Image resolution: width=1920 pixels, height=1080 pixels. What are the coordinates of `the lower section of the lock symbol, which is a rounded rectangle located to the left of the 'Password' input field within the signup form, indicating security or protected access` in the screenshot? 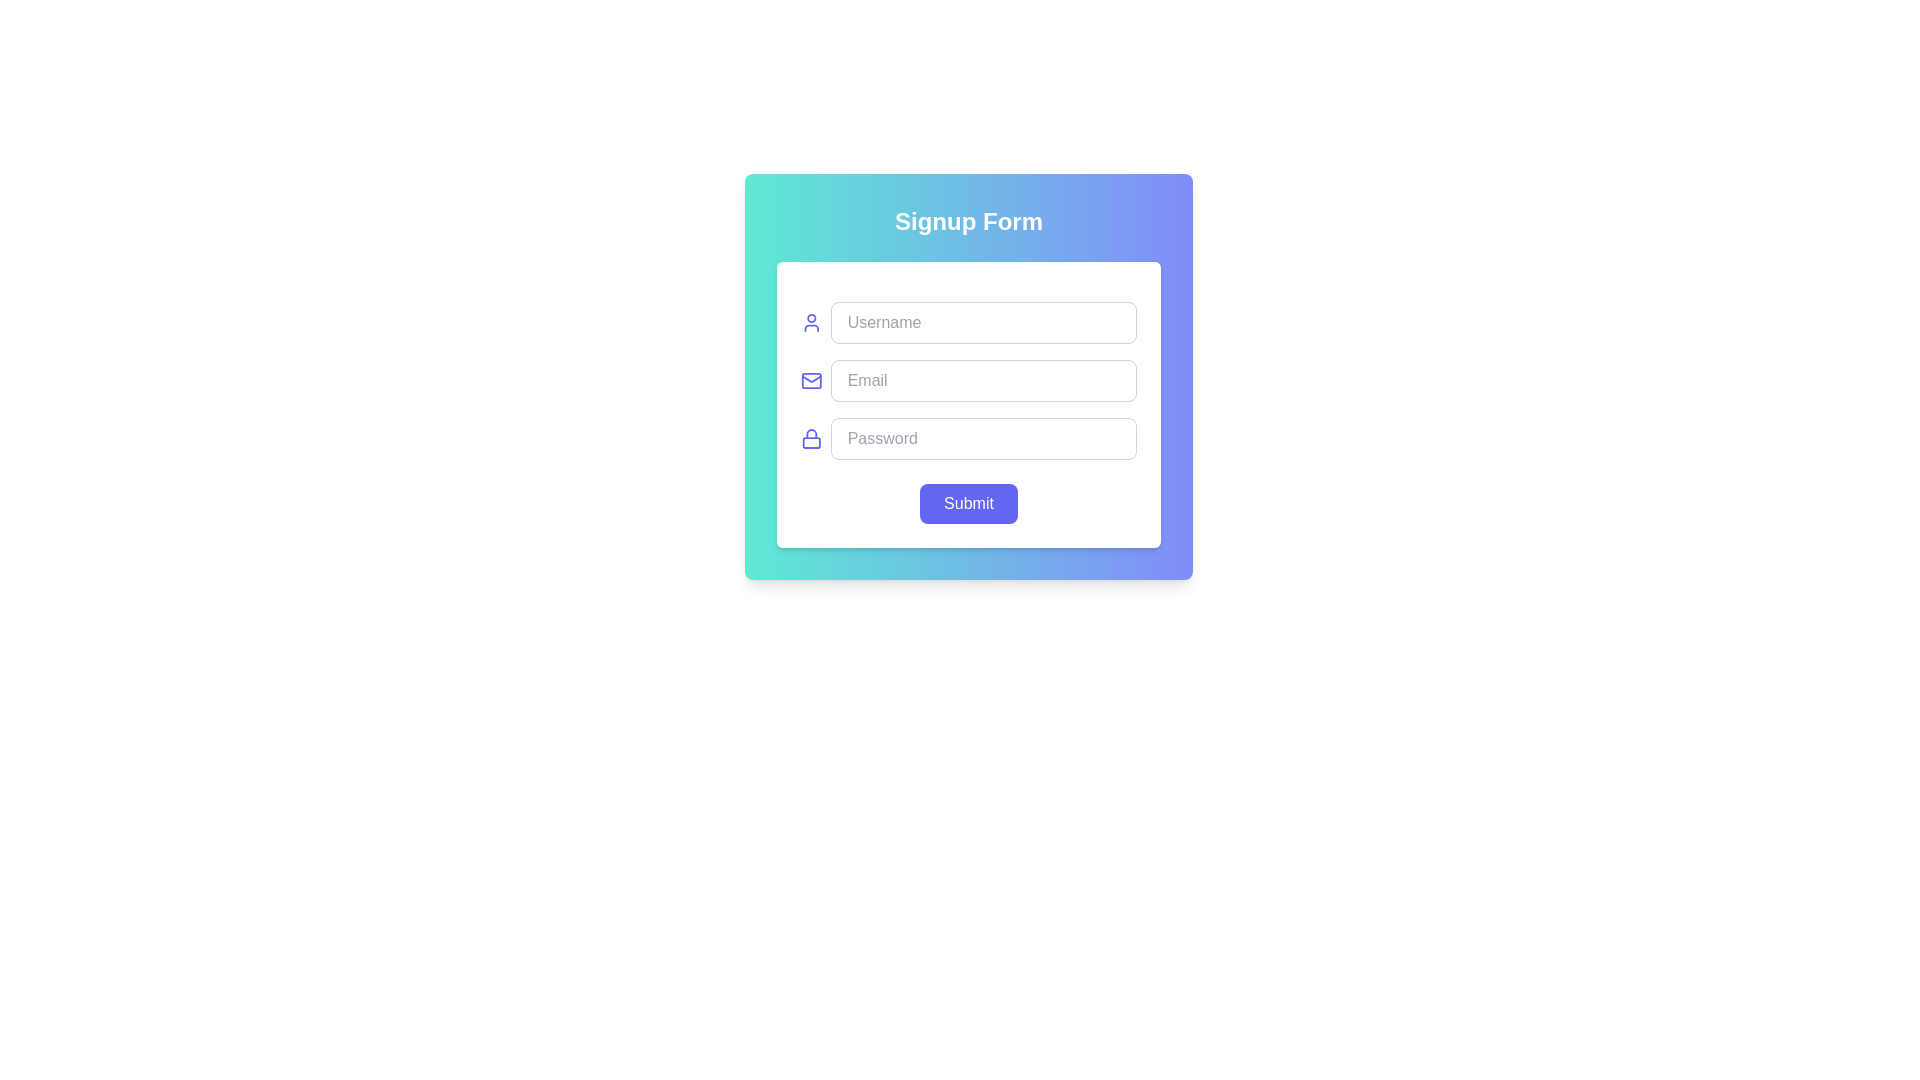 It's located at (811, 442).